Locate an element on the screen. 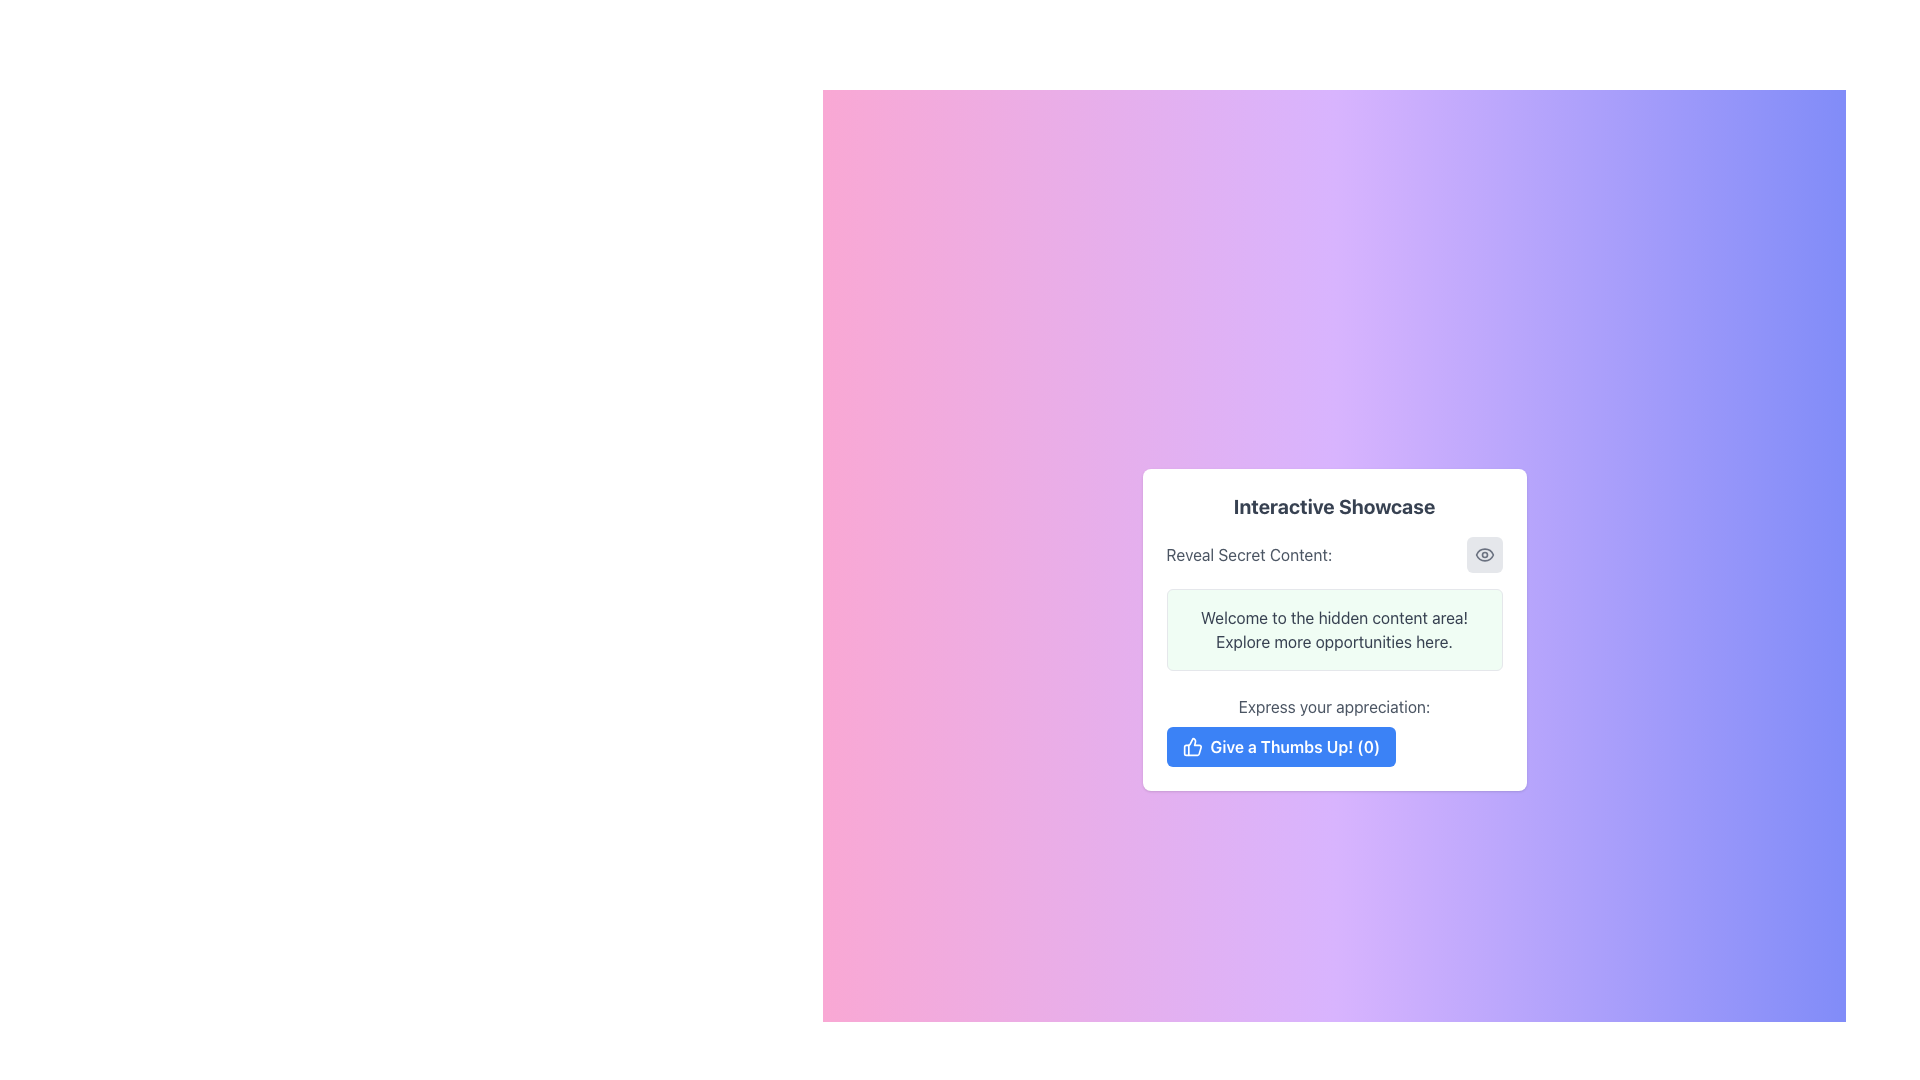 The width and height of the screenshot is (1920, 1080). the 'thumbs up' button located below the text 'Express your appreciation:' to change its color is located at coordinates (1281, 747).